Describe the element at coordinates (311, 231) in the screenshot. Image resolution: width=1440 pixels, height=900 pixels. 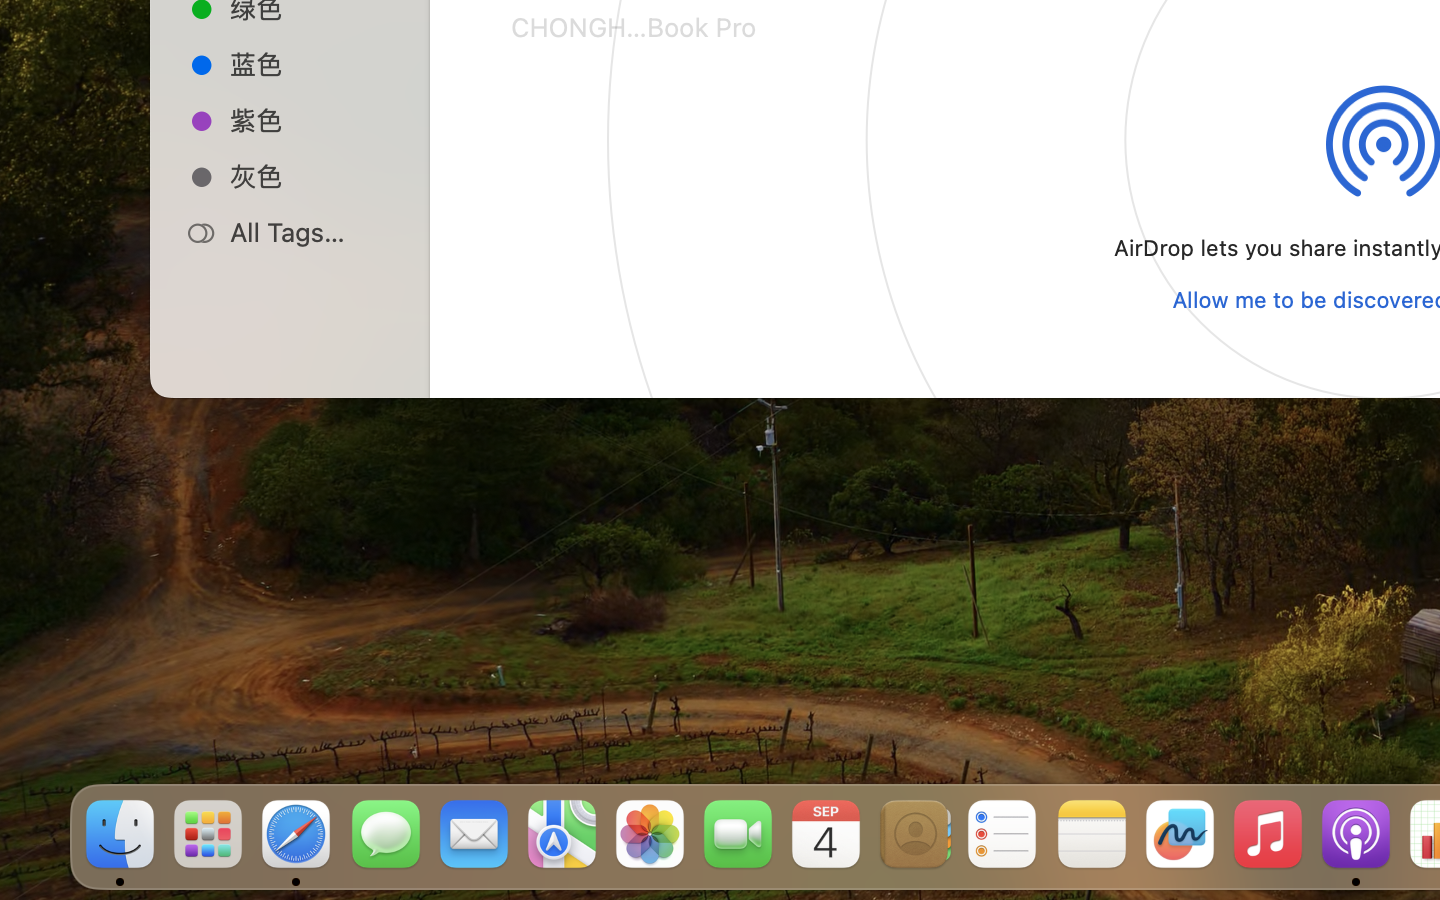
I see `'All Tags…'` at that location.